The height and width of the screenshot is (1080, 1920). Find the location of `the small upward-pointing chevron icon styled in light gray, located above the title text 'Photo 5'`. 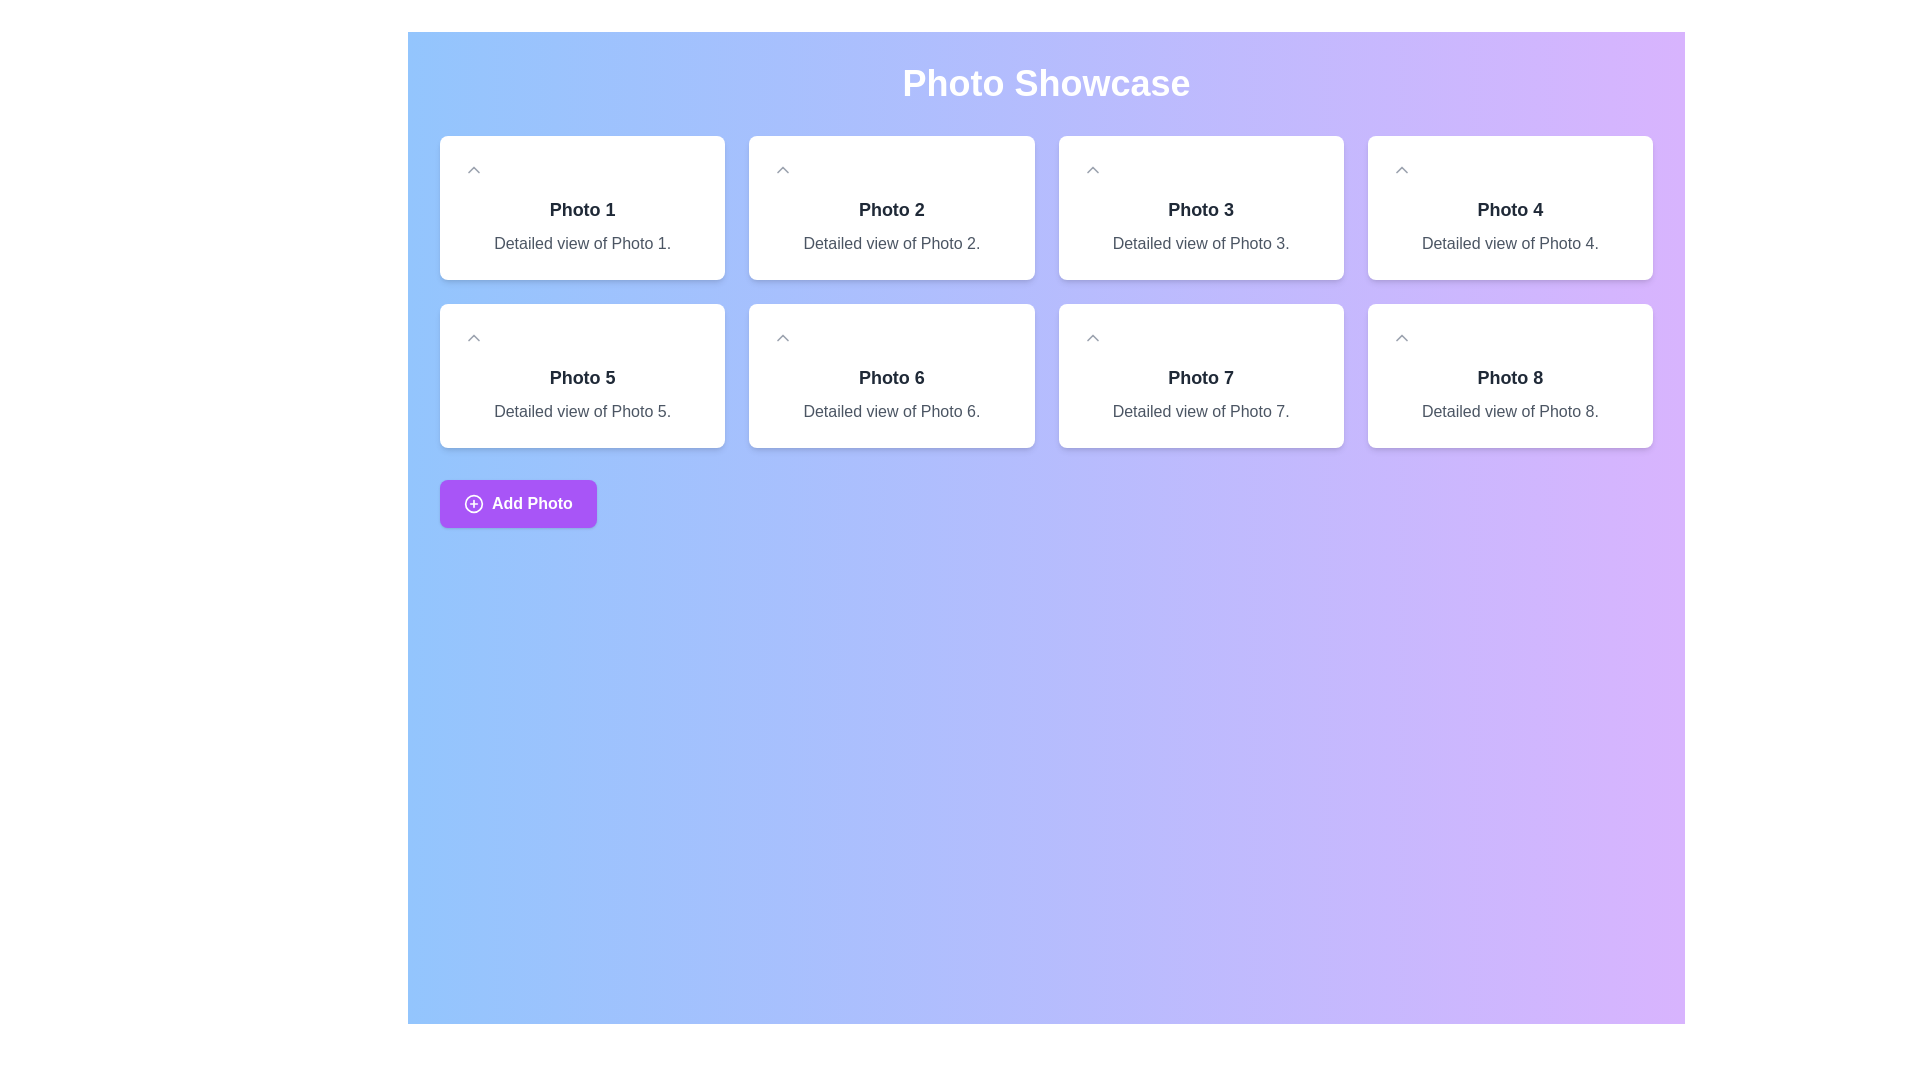

the small upward-pointing chevron icon styled in light gray, located above the title text 'Photo 5' is located at coordinates (473, 337).